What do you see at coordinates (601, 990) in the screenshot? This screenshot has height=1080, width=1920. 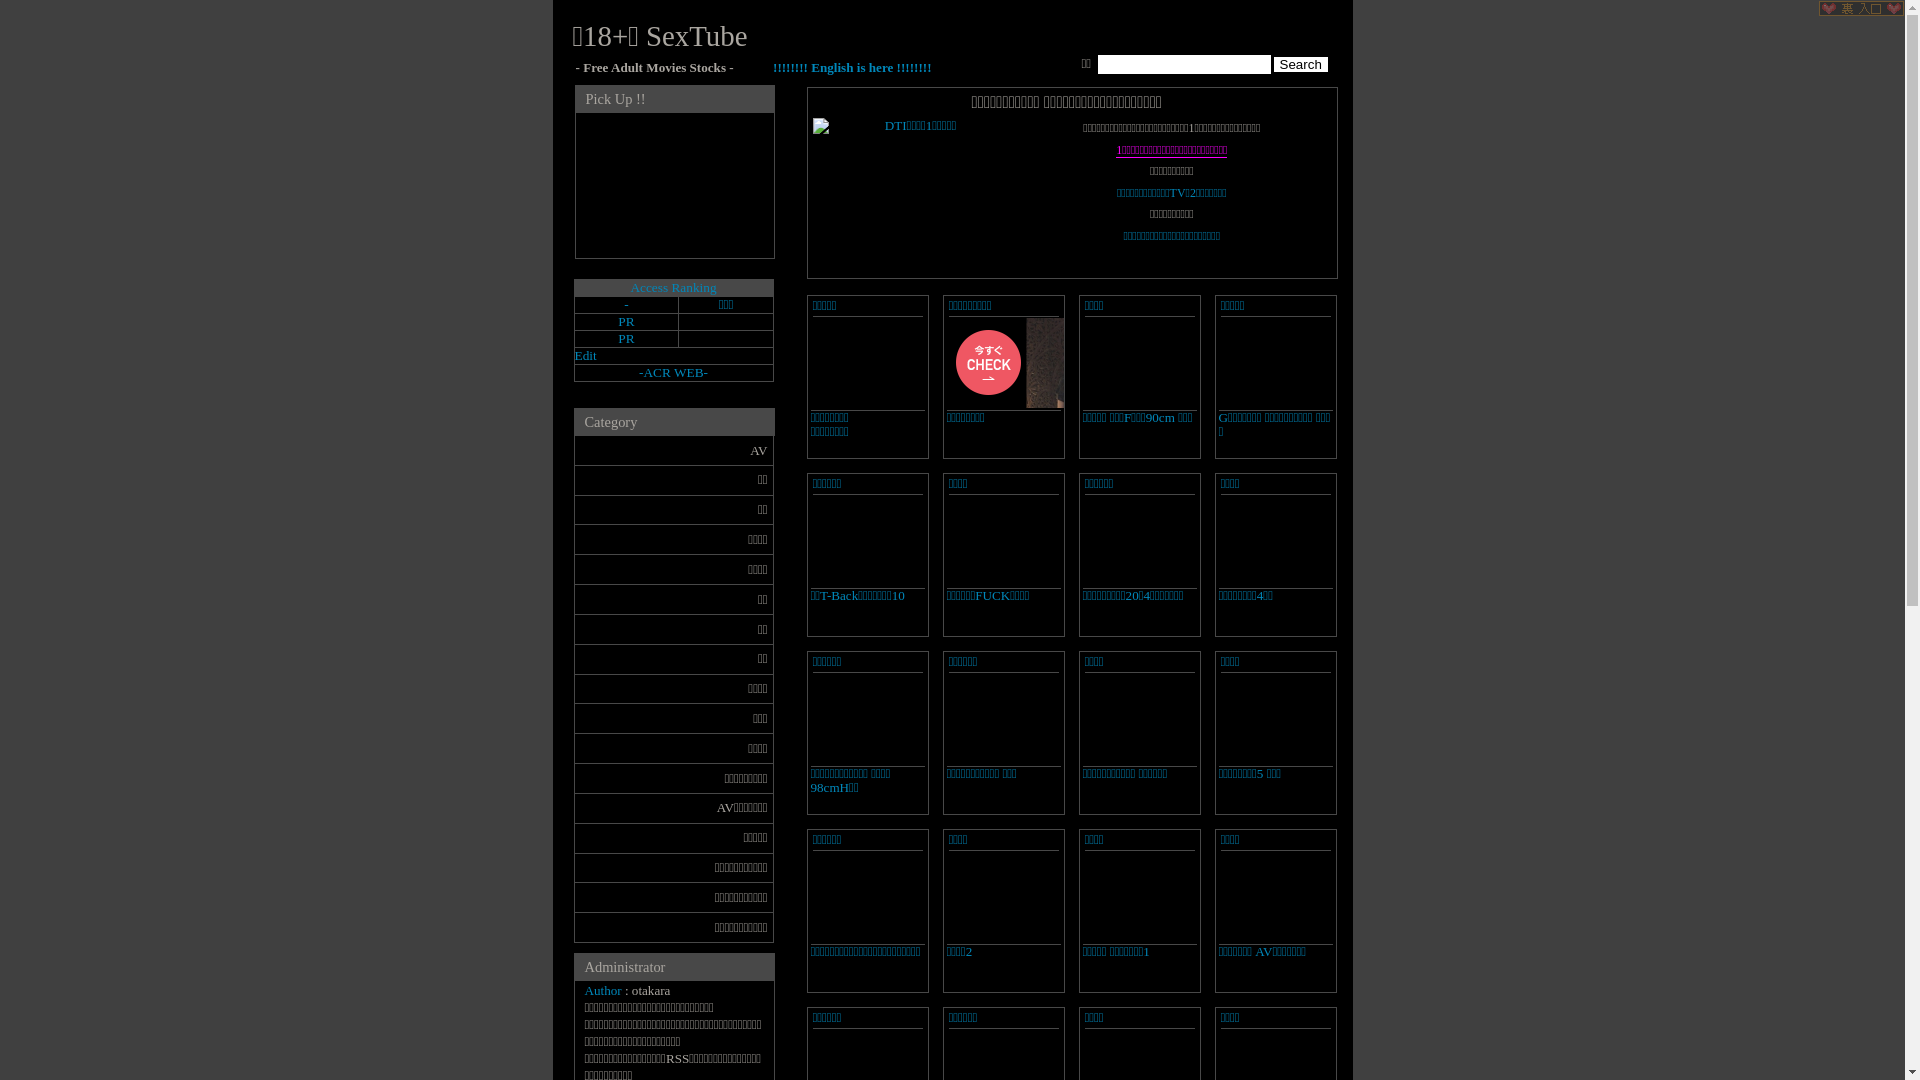 I see `'Author'` at bounding box center [601, 990].